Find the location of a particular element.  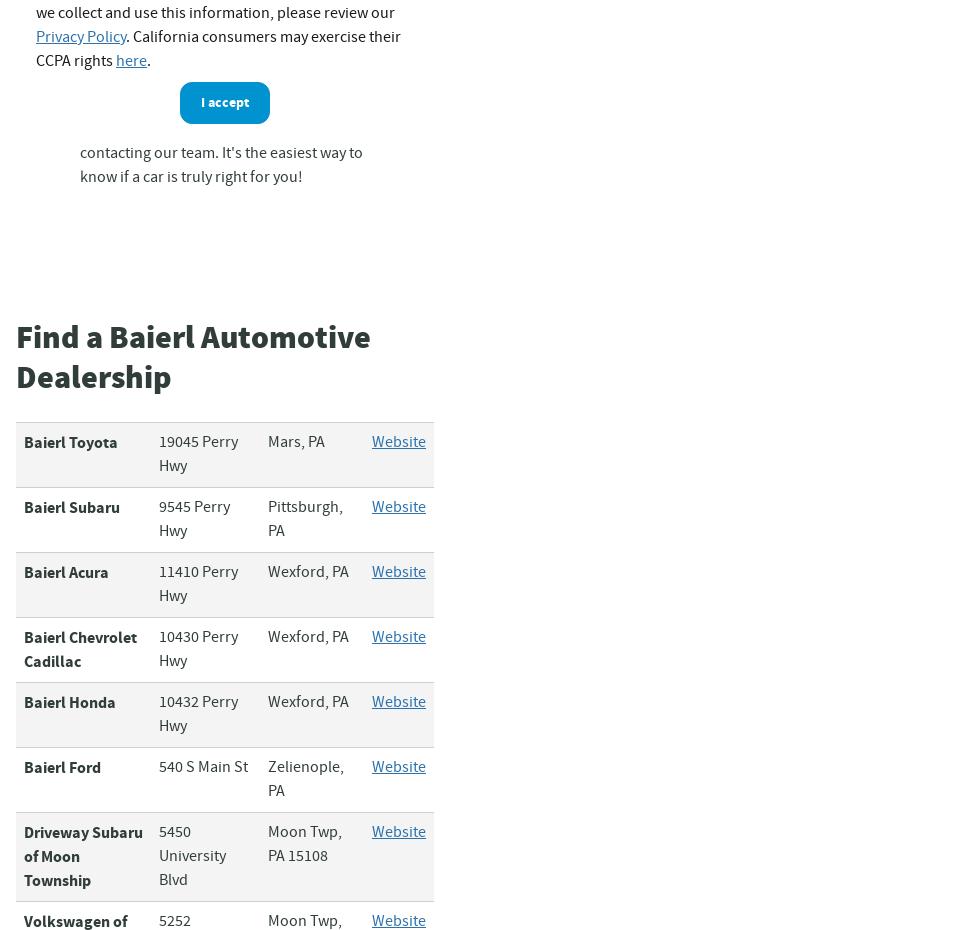

'here' is located at coordinates (115, 60).